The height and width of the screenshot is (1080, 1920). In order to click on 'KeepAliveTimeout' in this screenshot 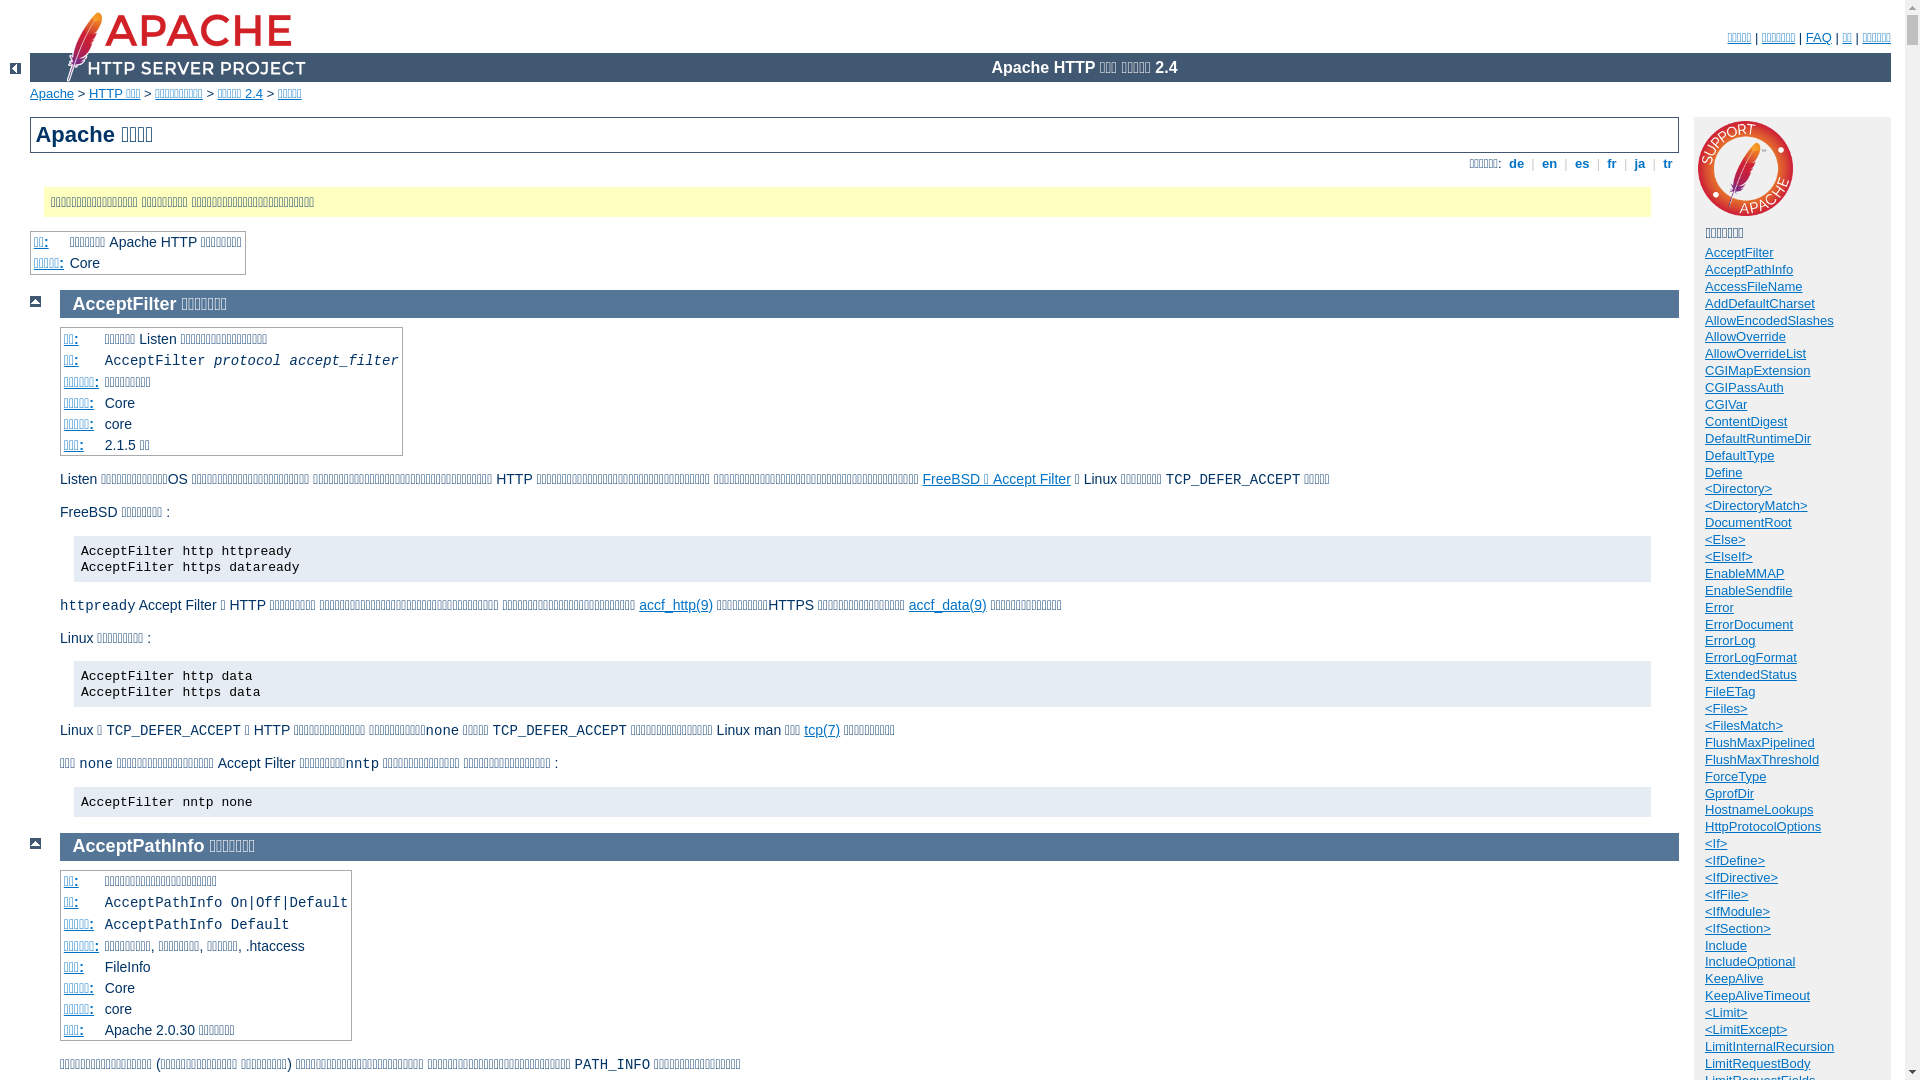, I will do `click(1756, 995)`.